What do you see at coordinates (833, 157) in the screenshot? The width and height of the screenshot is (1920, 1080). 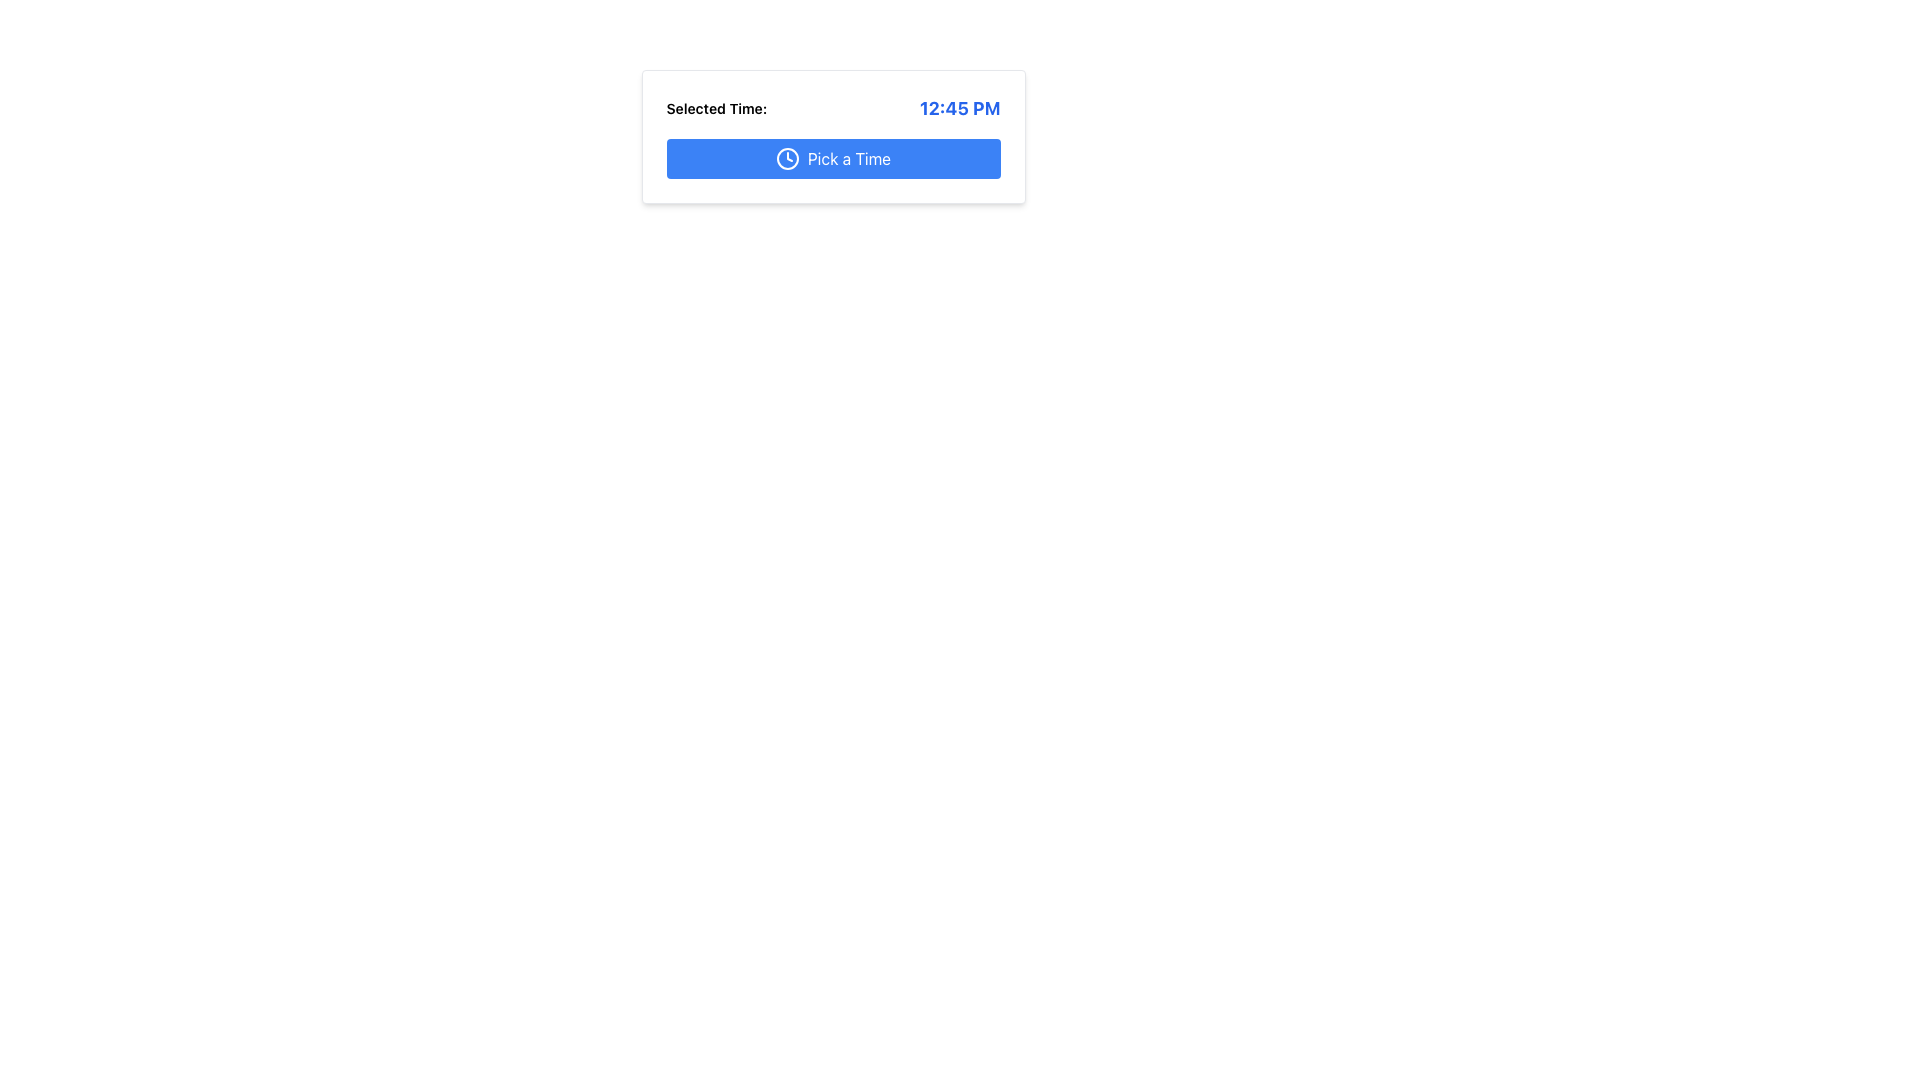 I see `the 'Pick a Time' button with a blue background and white text` at bounding box center [833, 157].